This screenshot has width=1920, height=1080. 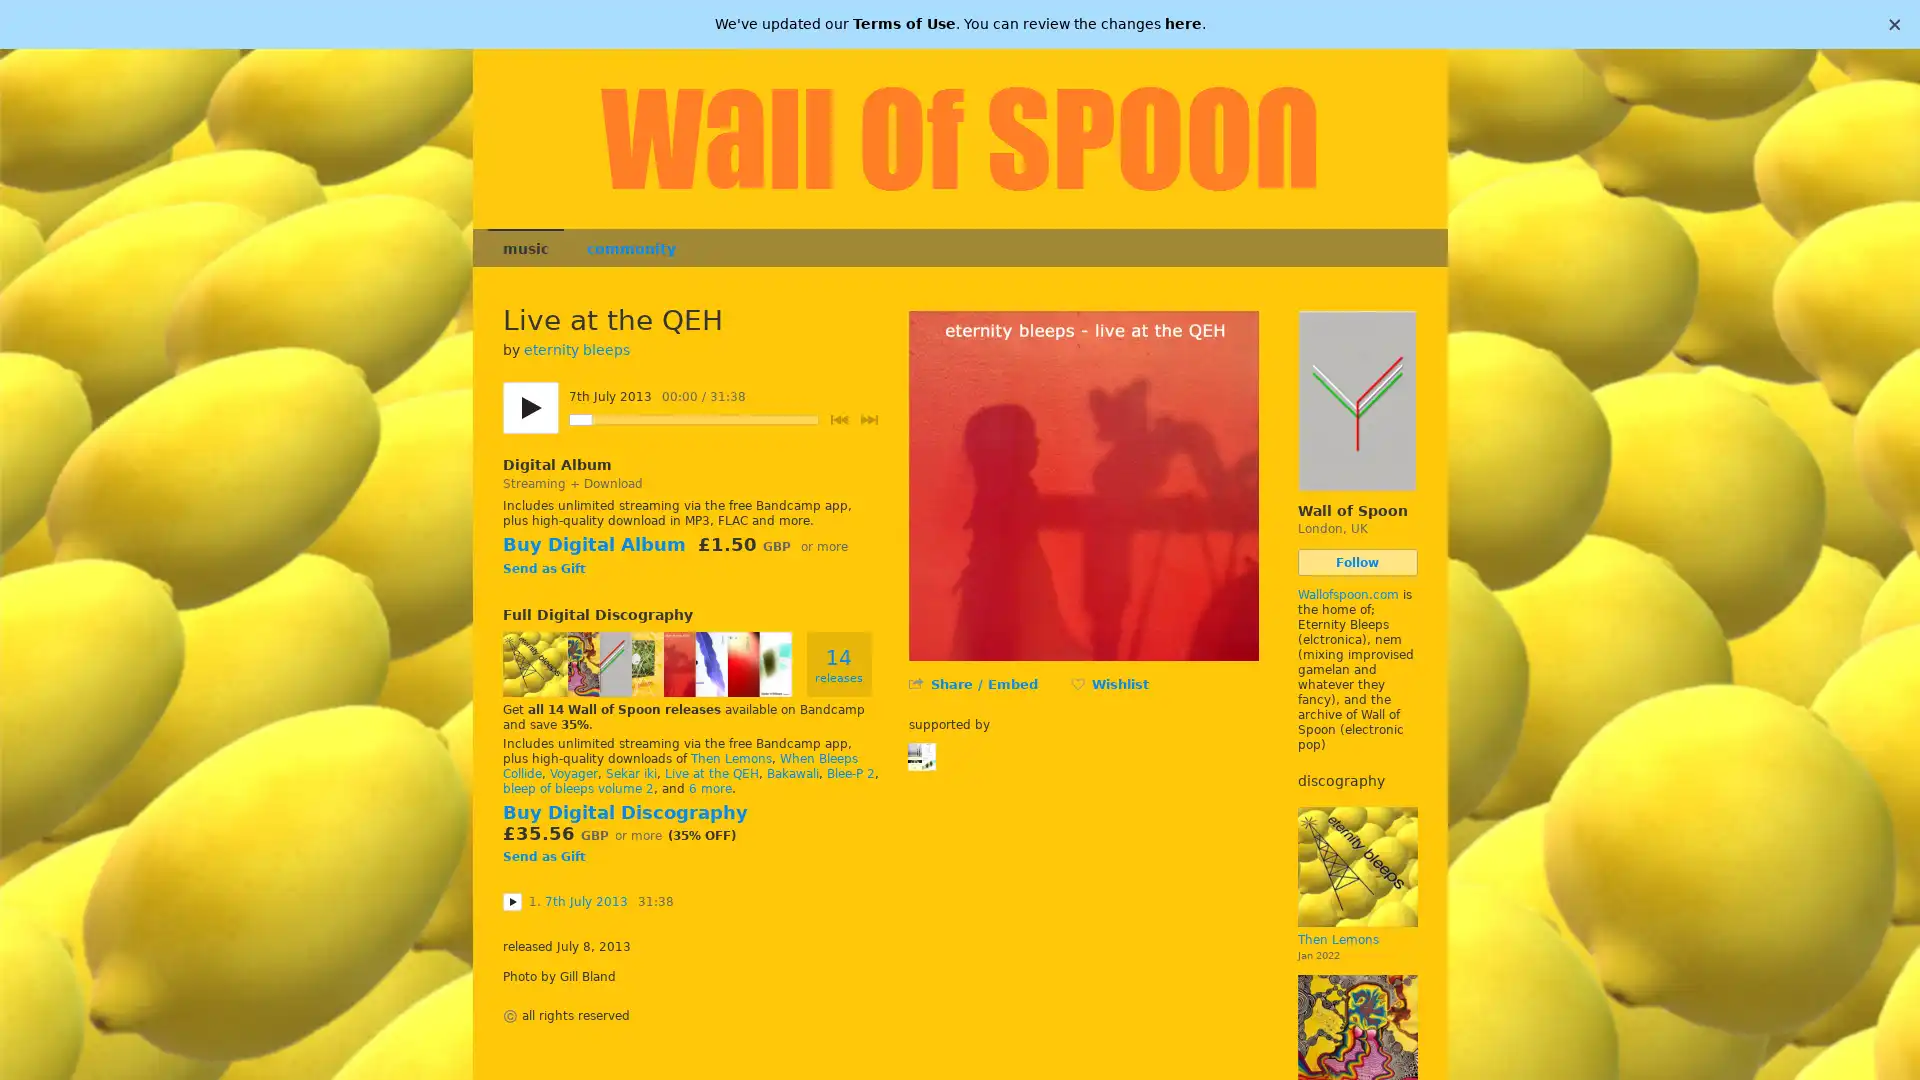 What do you see at coordinates (592, 544) in the screenshot?
I see `Buy Digital Album` at bounding box center [592, 544].